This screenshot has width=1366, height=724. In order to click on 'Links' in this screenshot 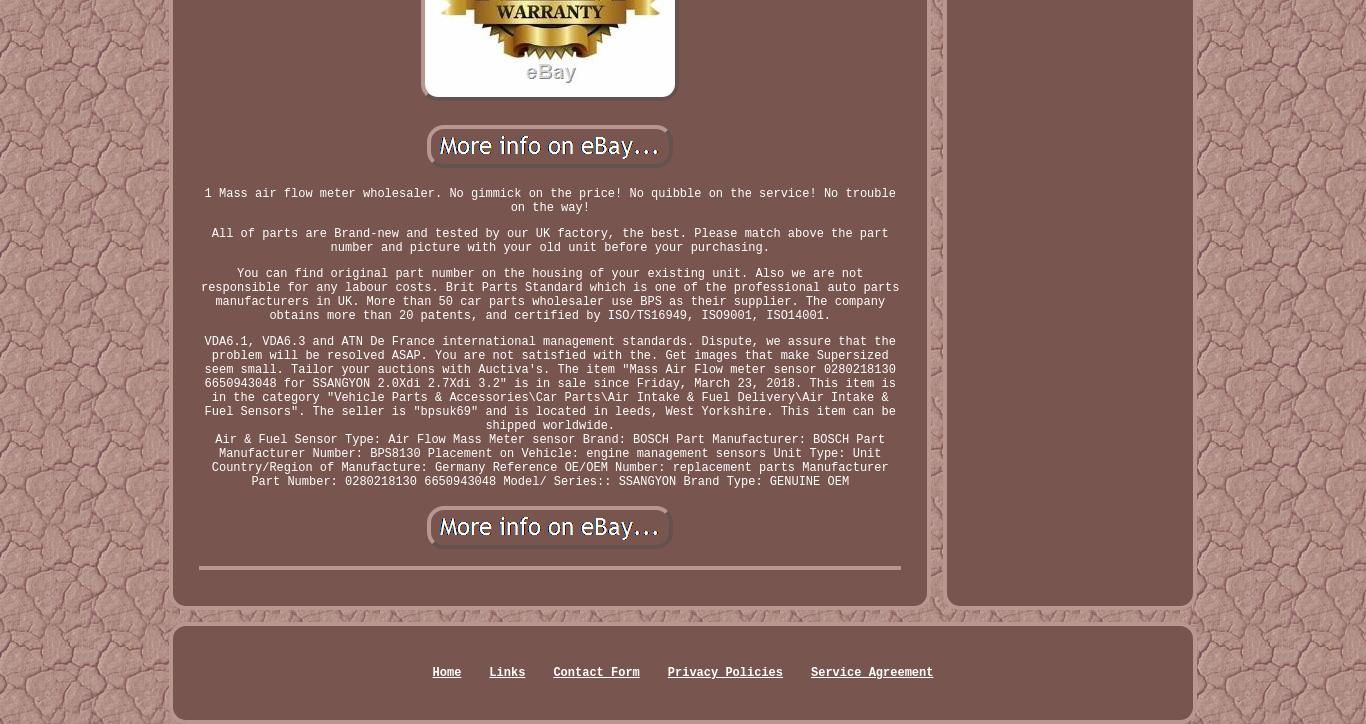, I will do `click(507, 672)`.